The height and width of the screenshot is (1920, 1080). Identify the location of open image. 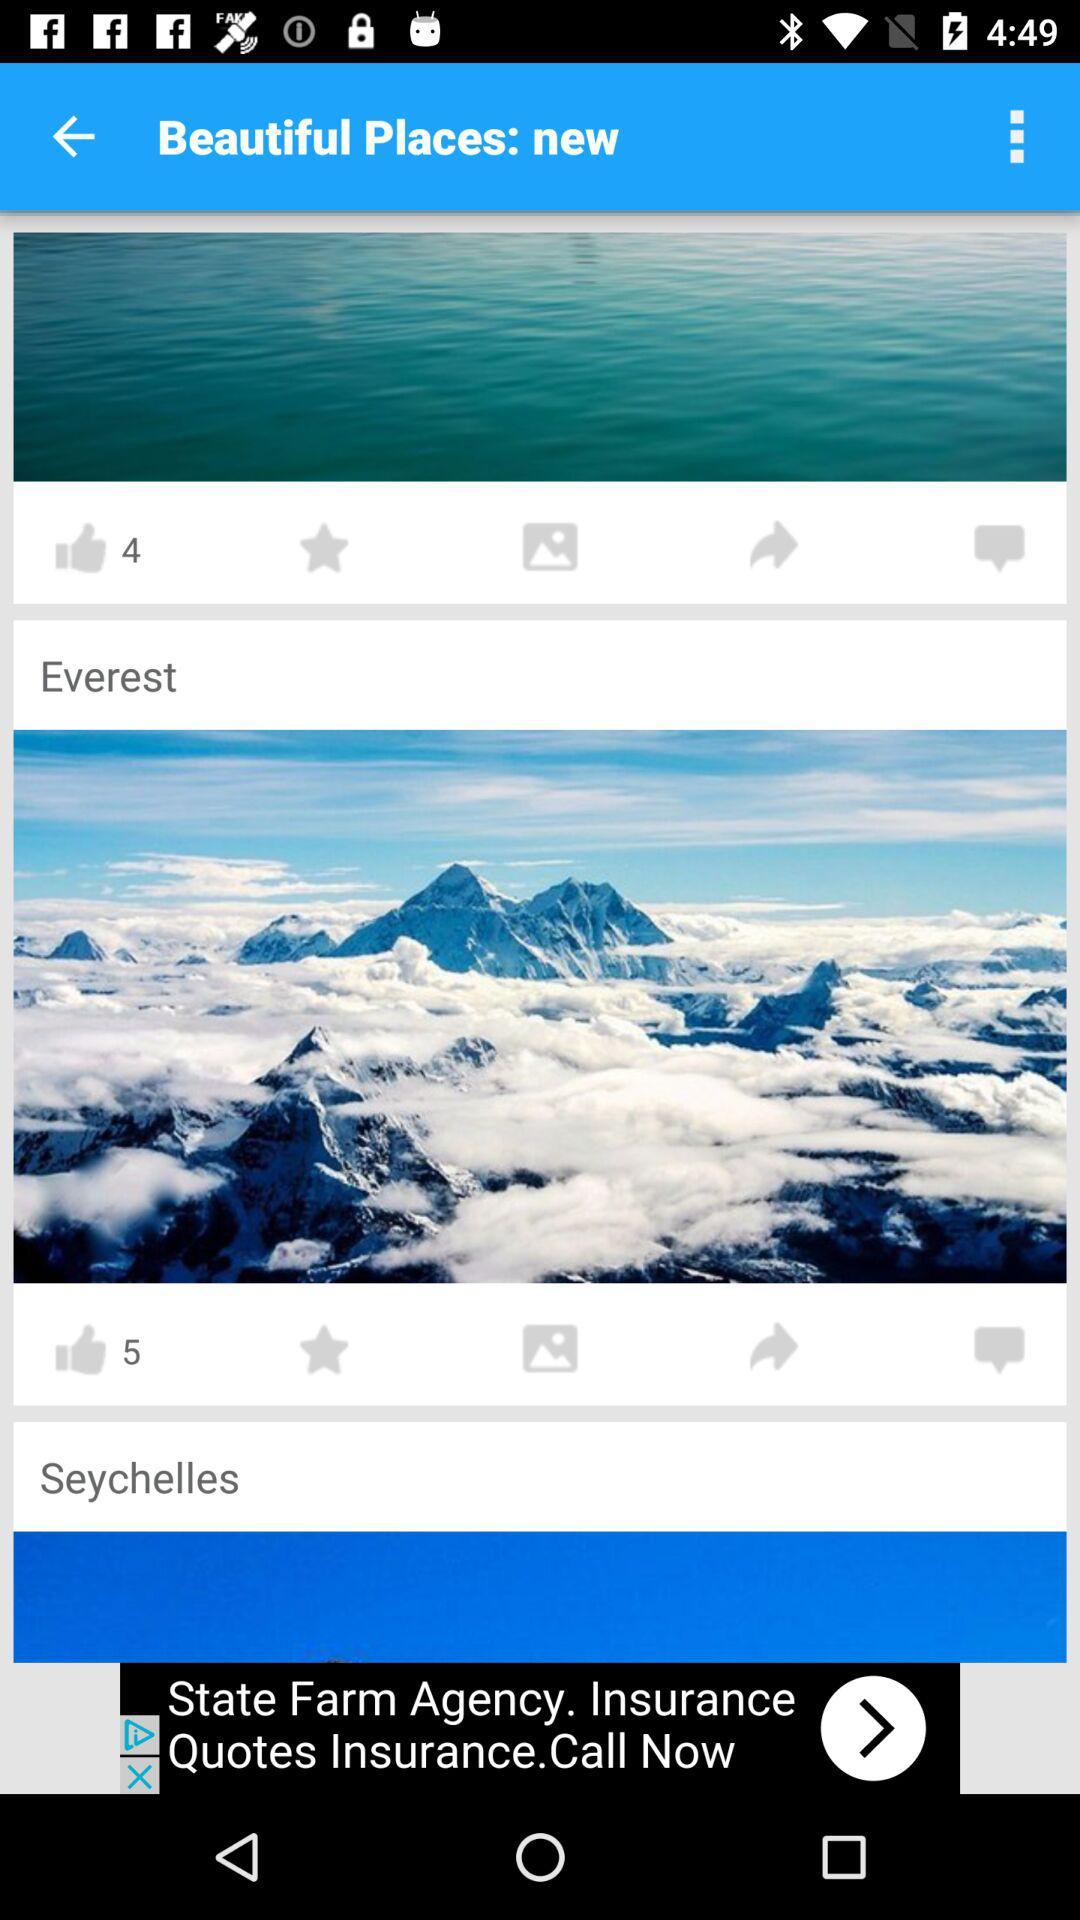
(550, 1349).